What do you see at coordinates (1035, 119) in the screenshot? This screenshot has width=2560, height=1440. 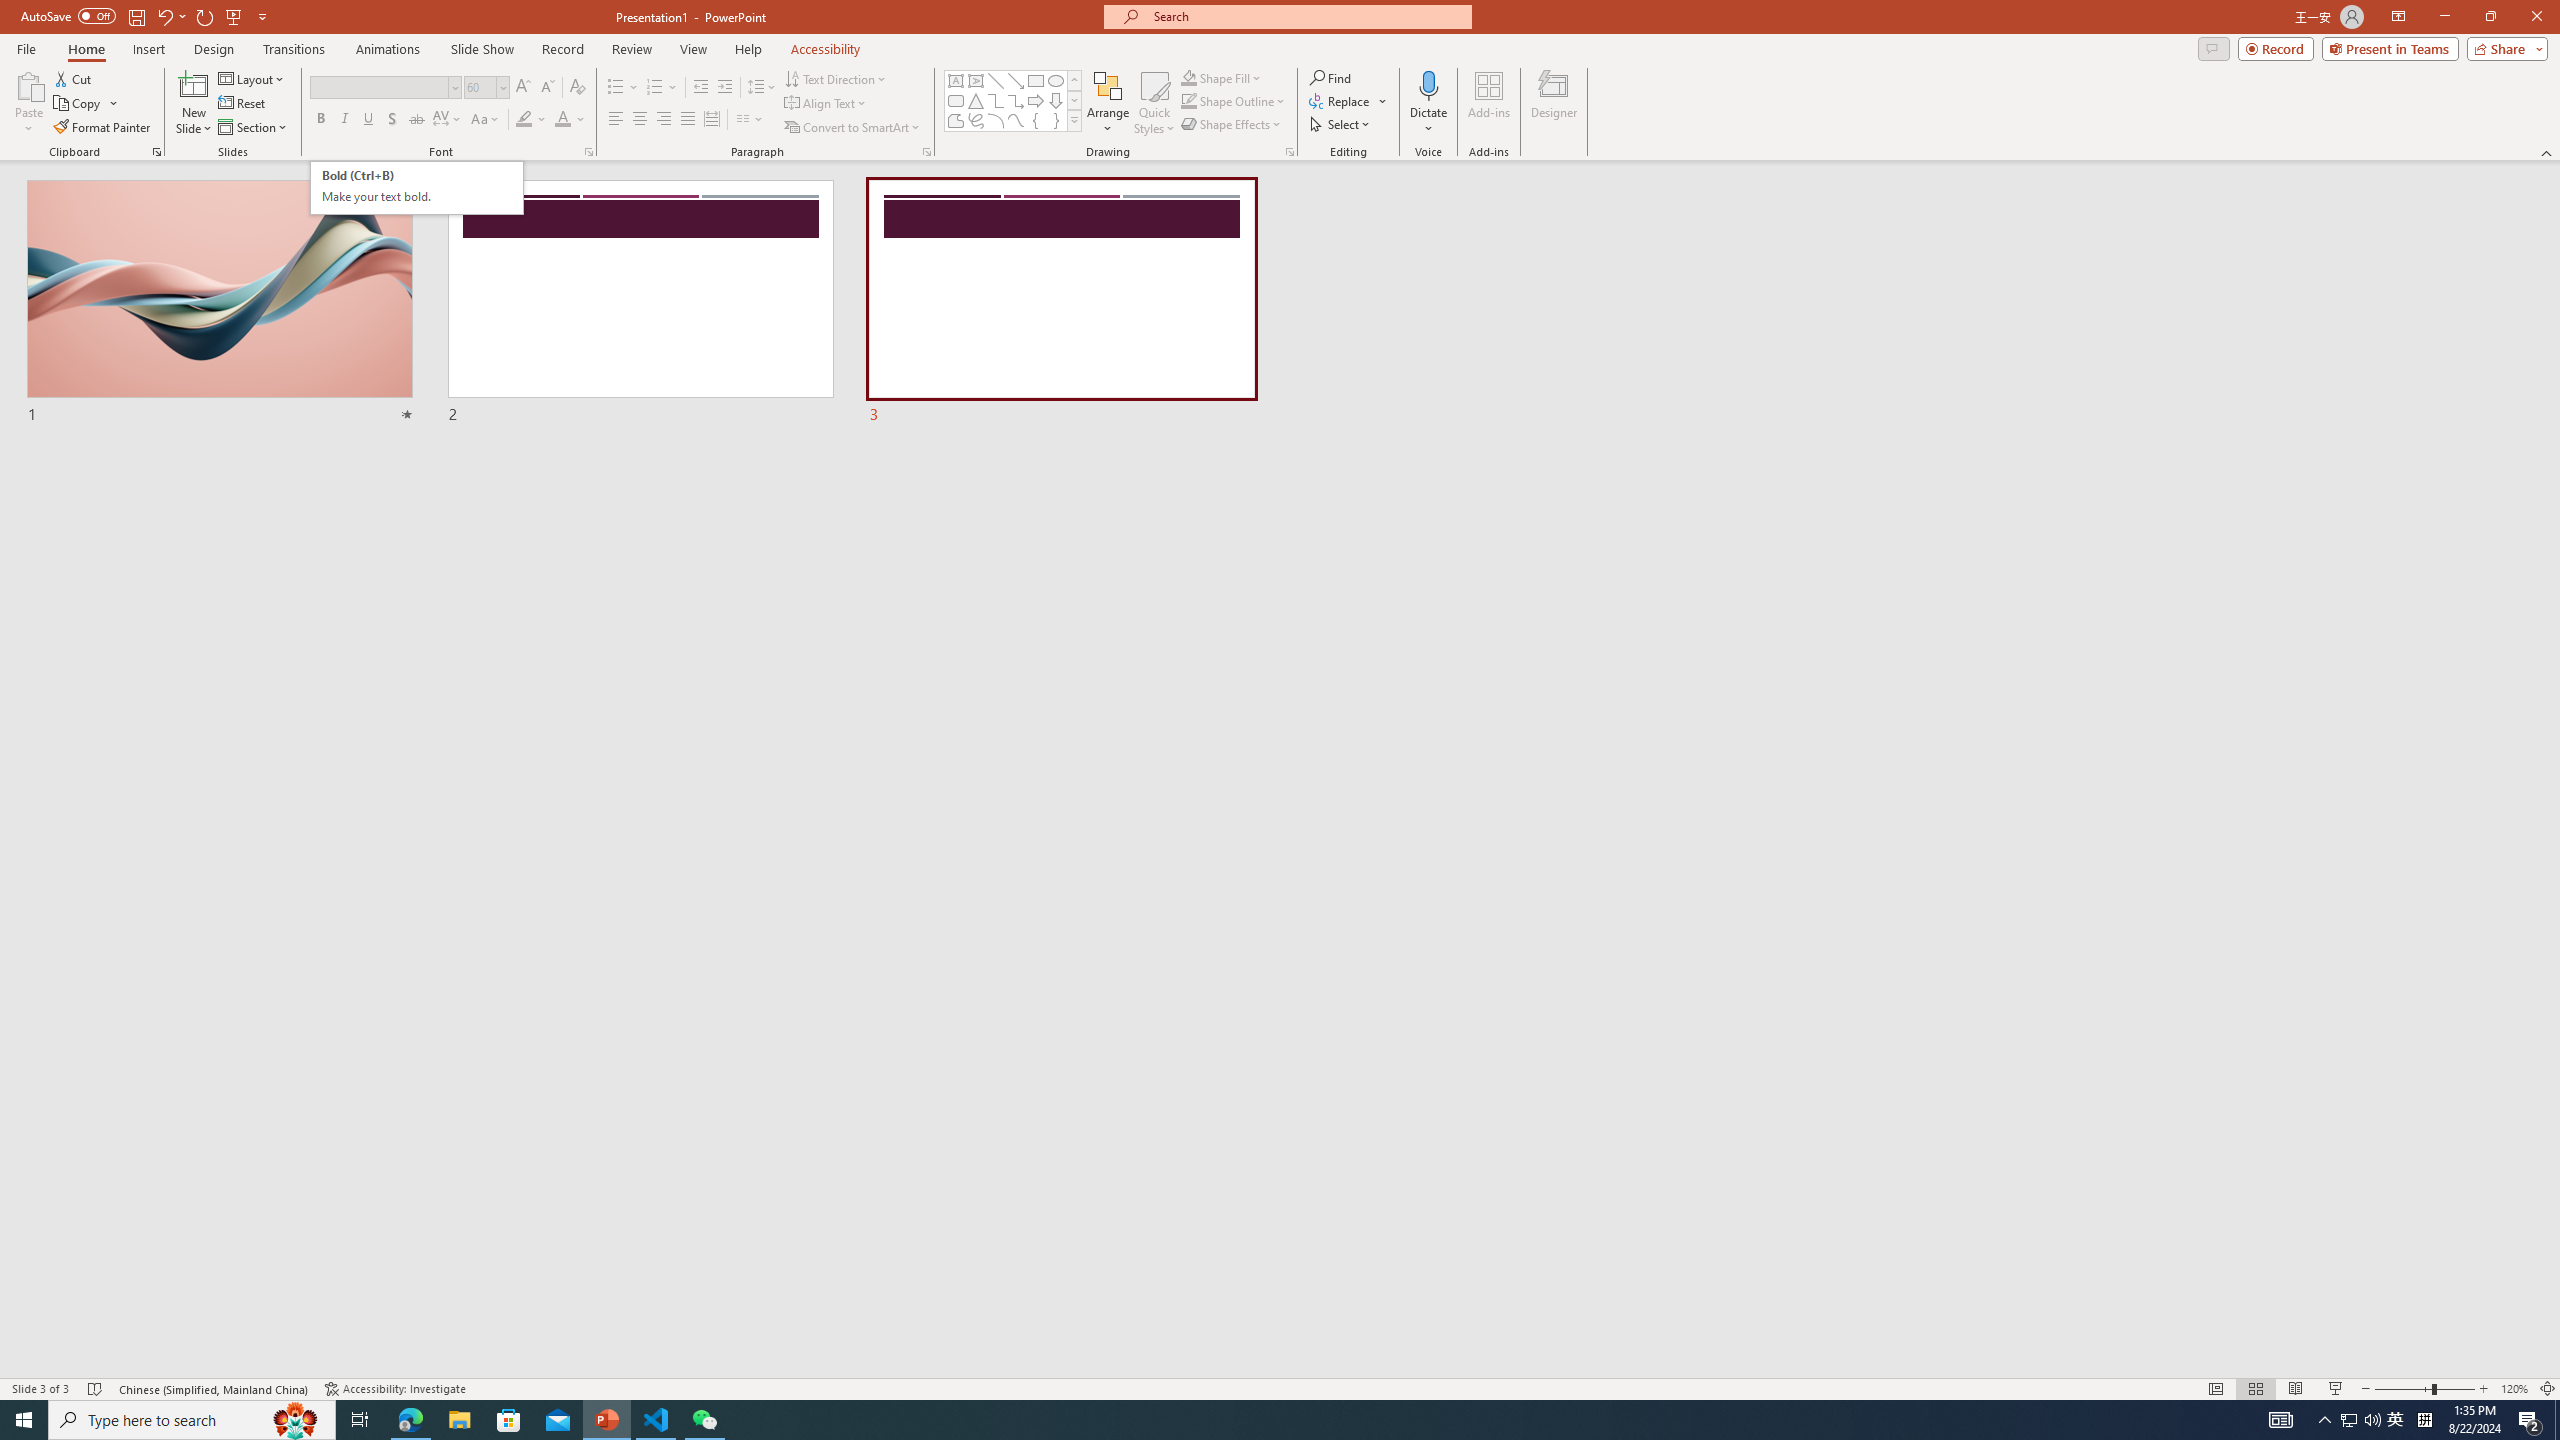 I see `'Left Brace'` at bounding box center [1035, 119].